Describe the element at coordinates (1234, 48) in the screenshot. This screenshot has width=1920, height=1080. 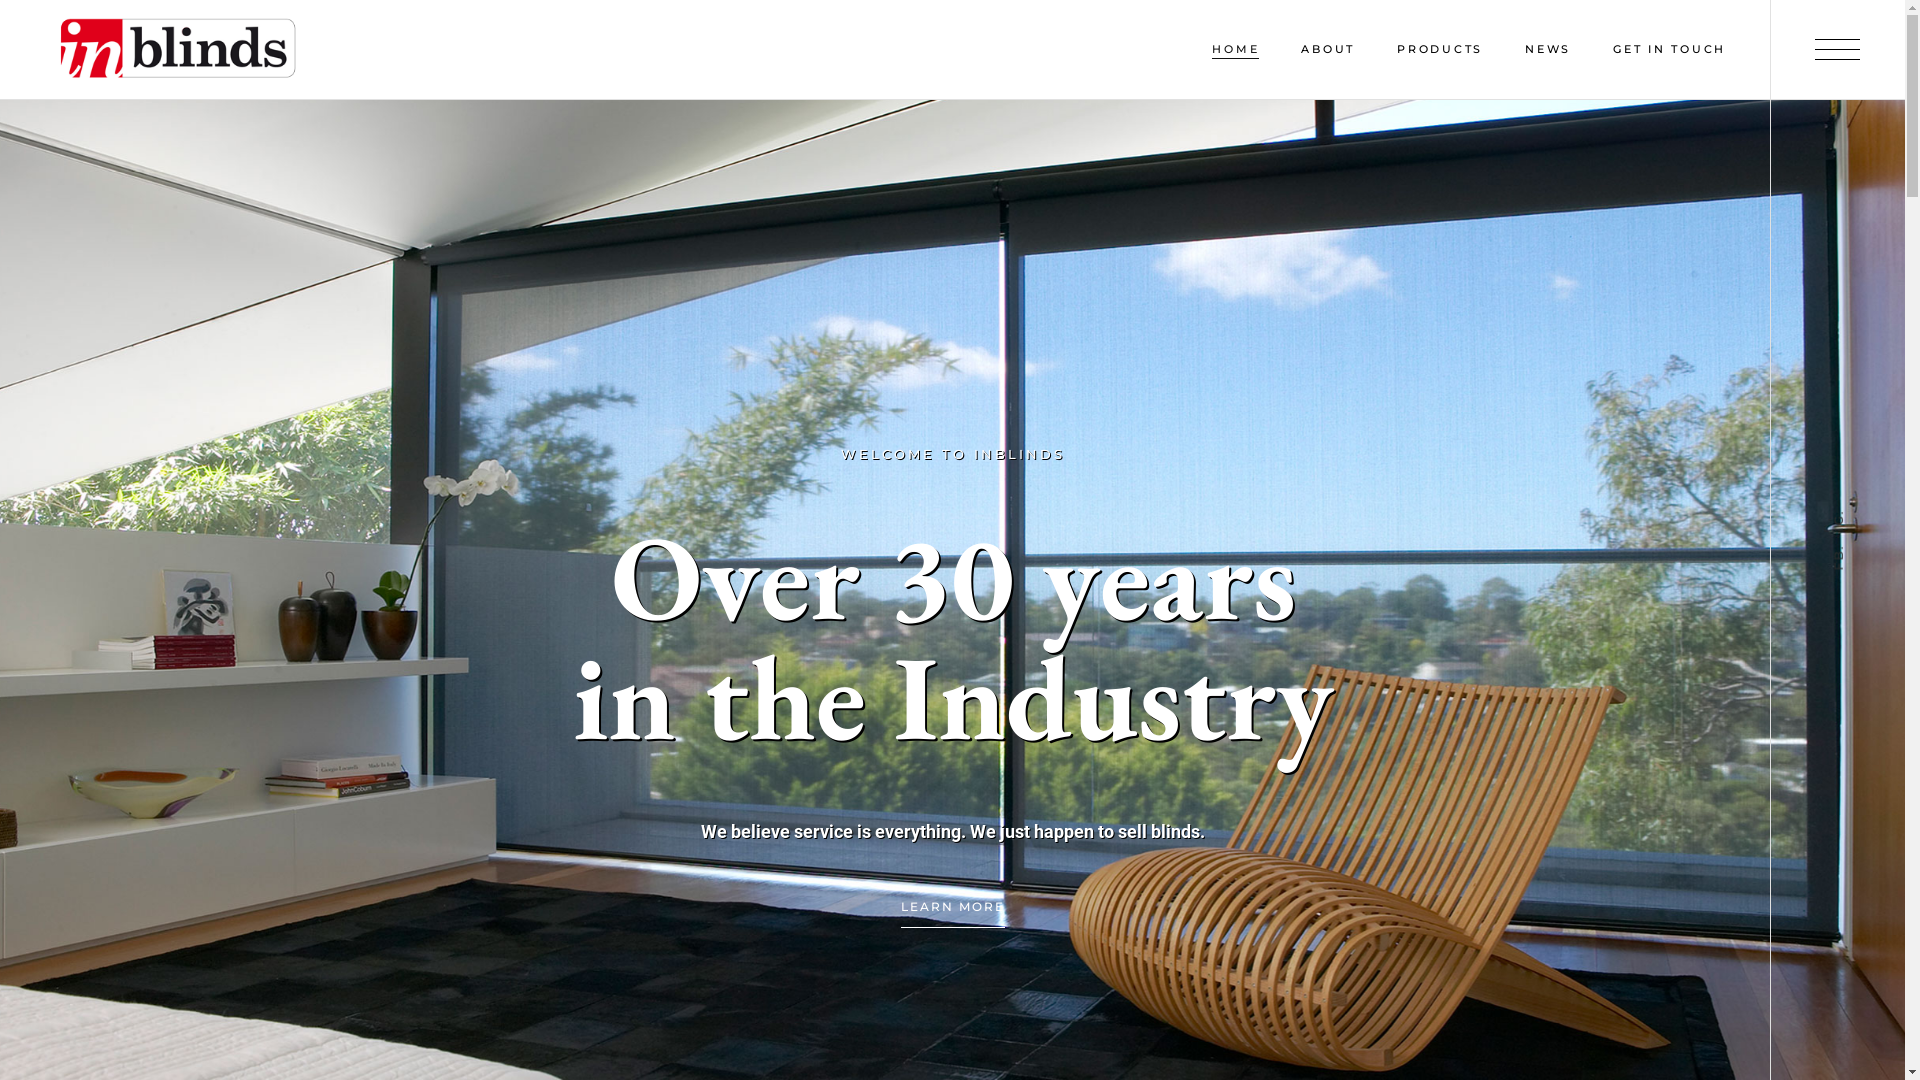
I see `'HOME'` at that location.